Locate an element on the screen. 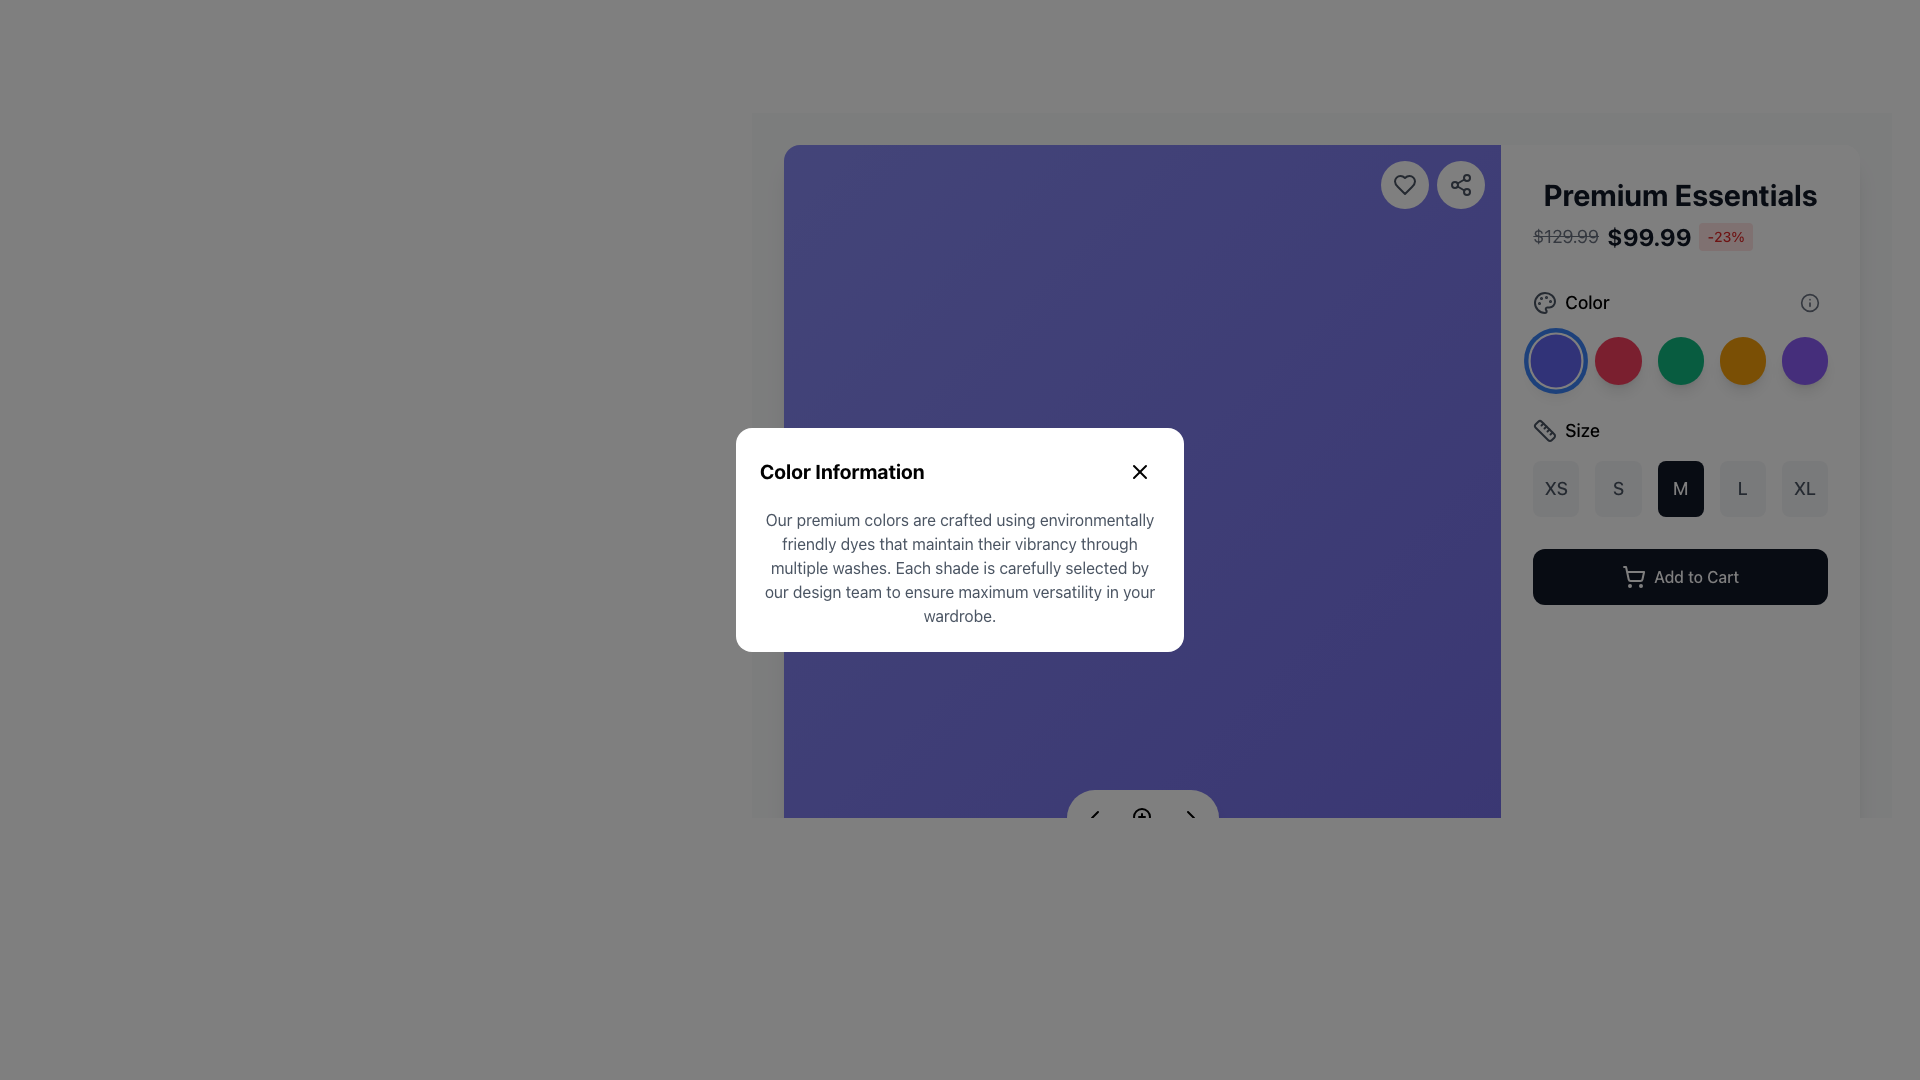  the 'Medium (M)' size selector button located between the 'S' and 'L' buttons is located at coordinates (1680, 489).